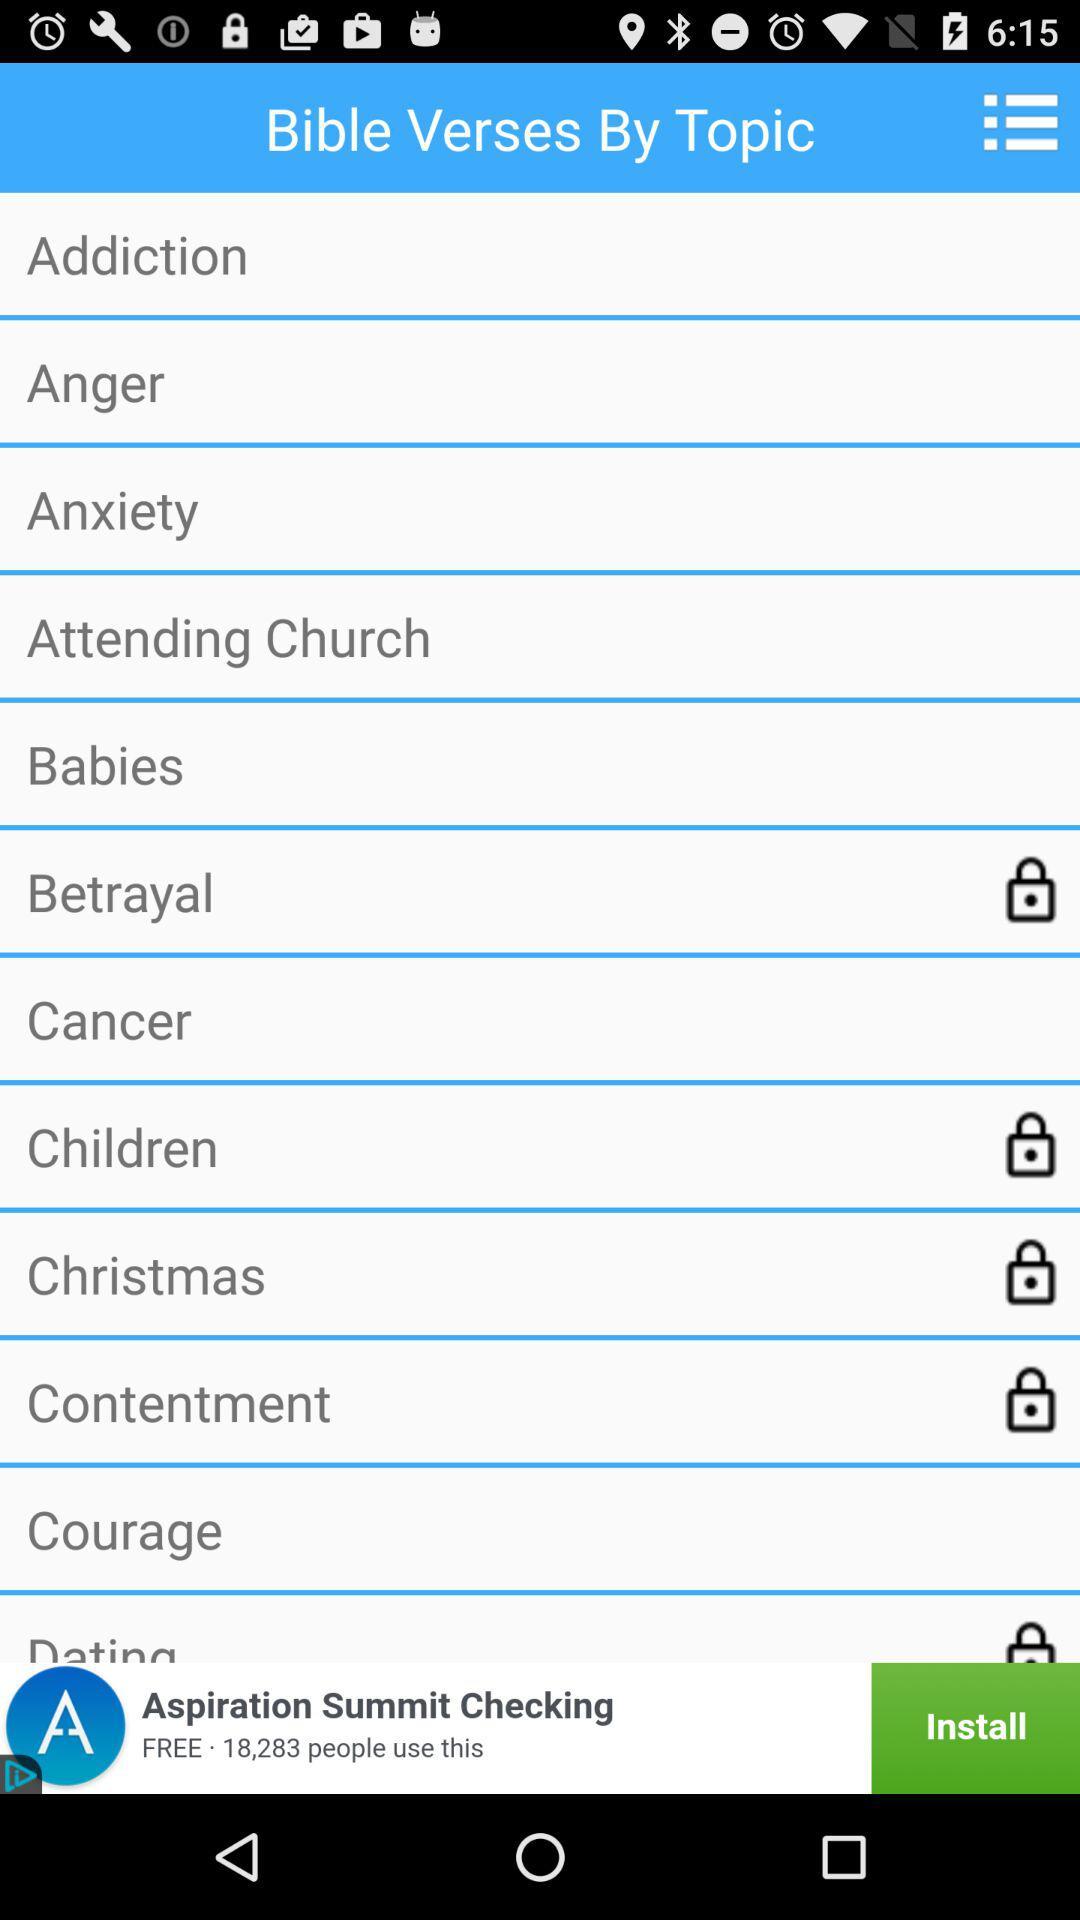 The image size is (1080, 1920). What do you see at coordinates (496, 1272) in the screenshot?
I see `the christmas app` at bounding box center [496, 1272].